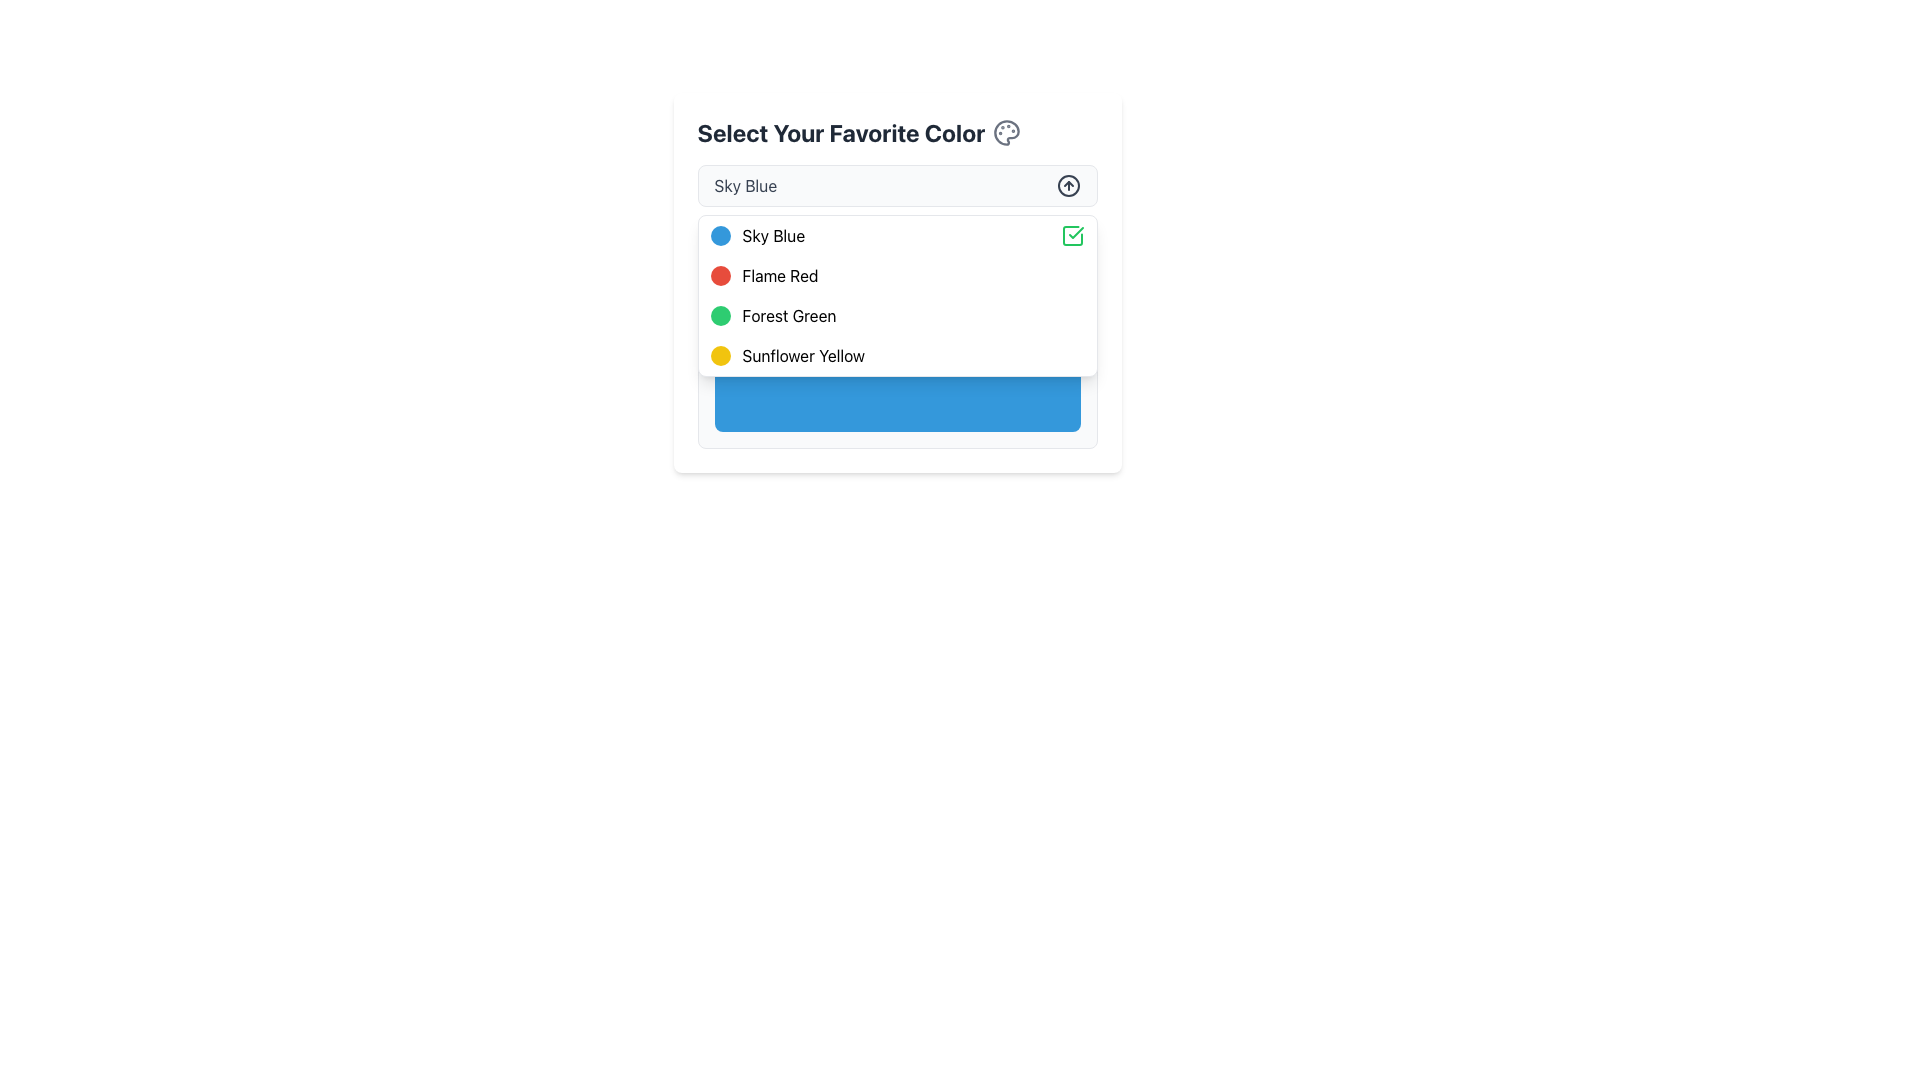 The width and height of the screenshot is (1920, 1080). I want to click on the second item in the dropdown list, so click(896, 270).